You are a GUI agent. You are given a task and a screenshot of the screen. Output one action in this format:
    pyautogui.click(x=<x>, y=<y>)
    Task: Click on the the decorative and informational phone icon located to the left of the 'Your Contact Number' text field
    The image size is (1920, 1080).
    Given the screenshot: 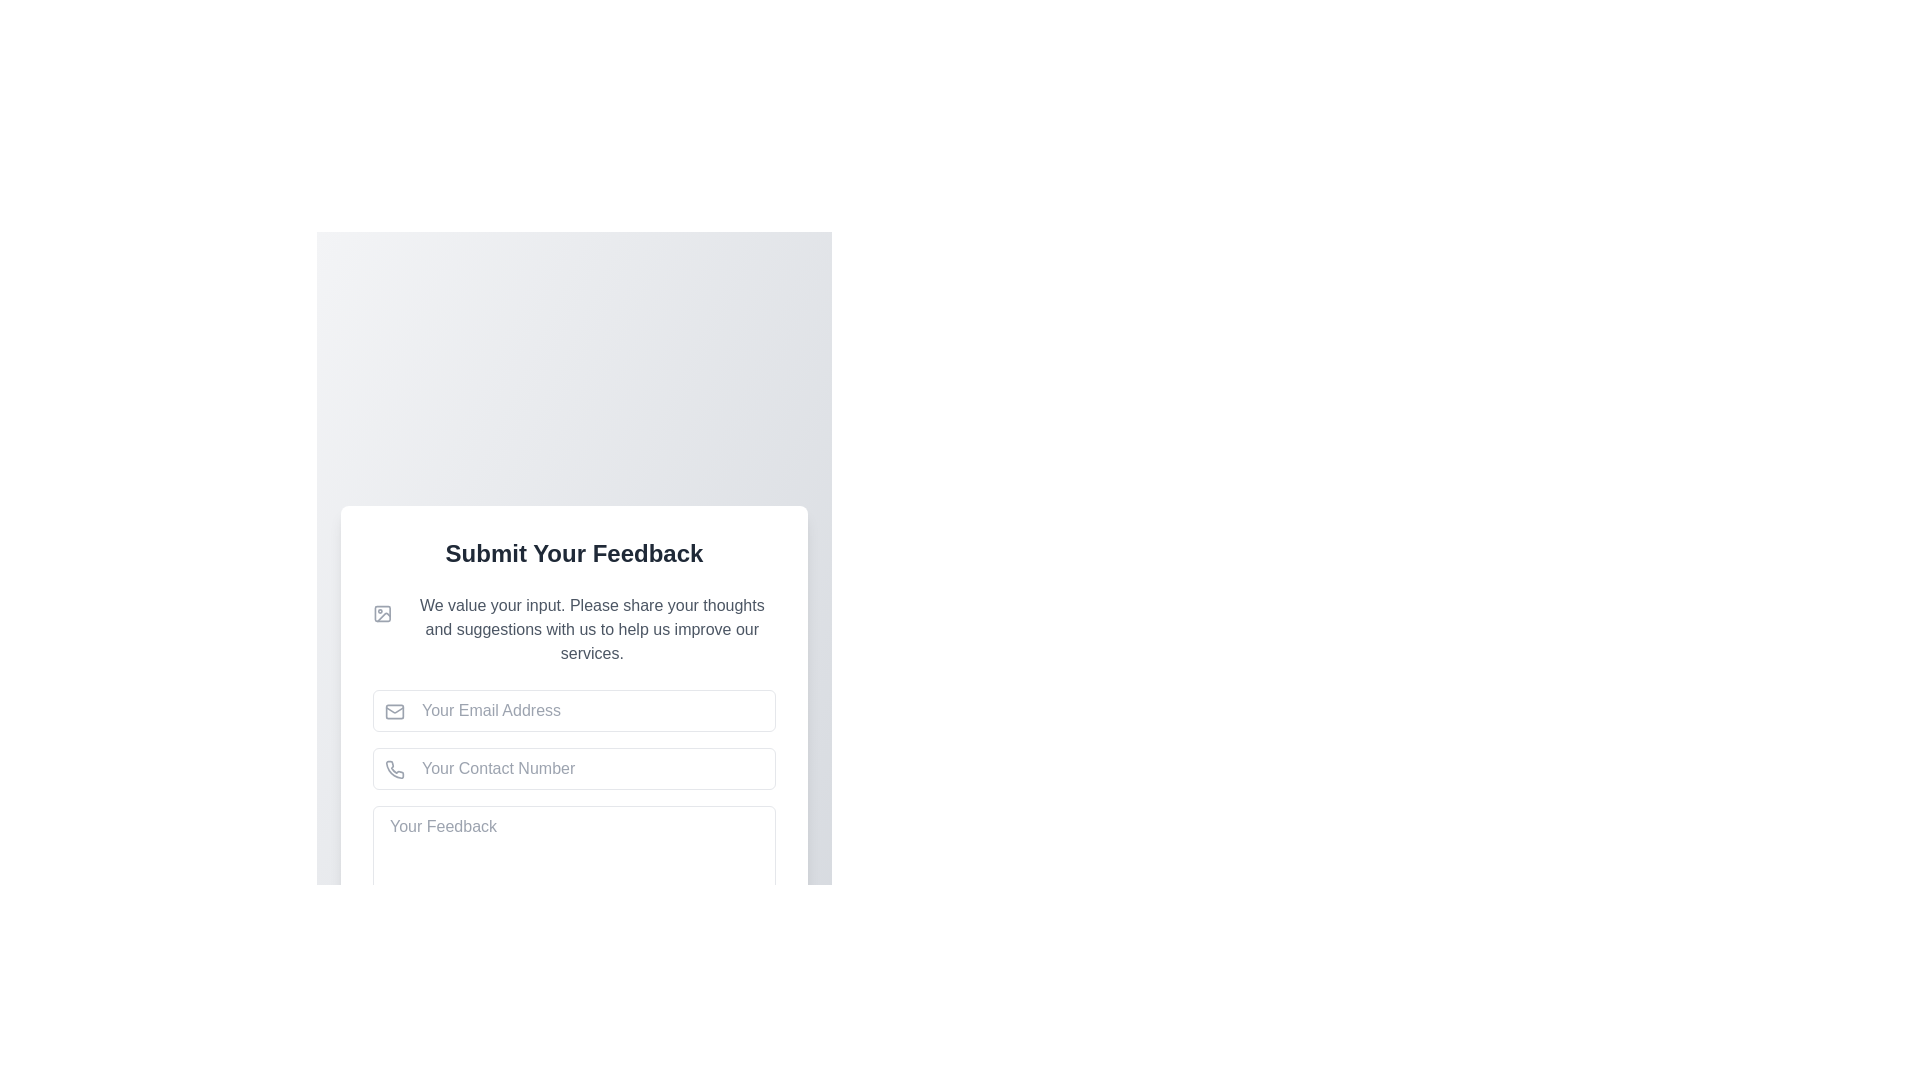 What is the action you would take?
    pyautogui.click(x=395, y=768)
    